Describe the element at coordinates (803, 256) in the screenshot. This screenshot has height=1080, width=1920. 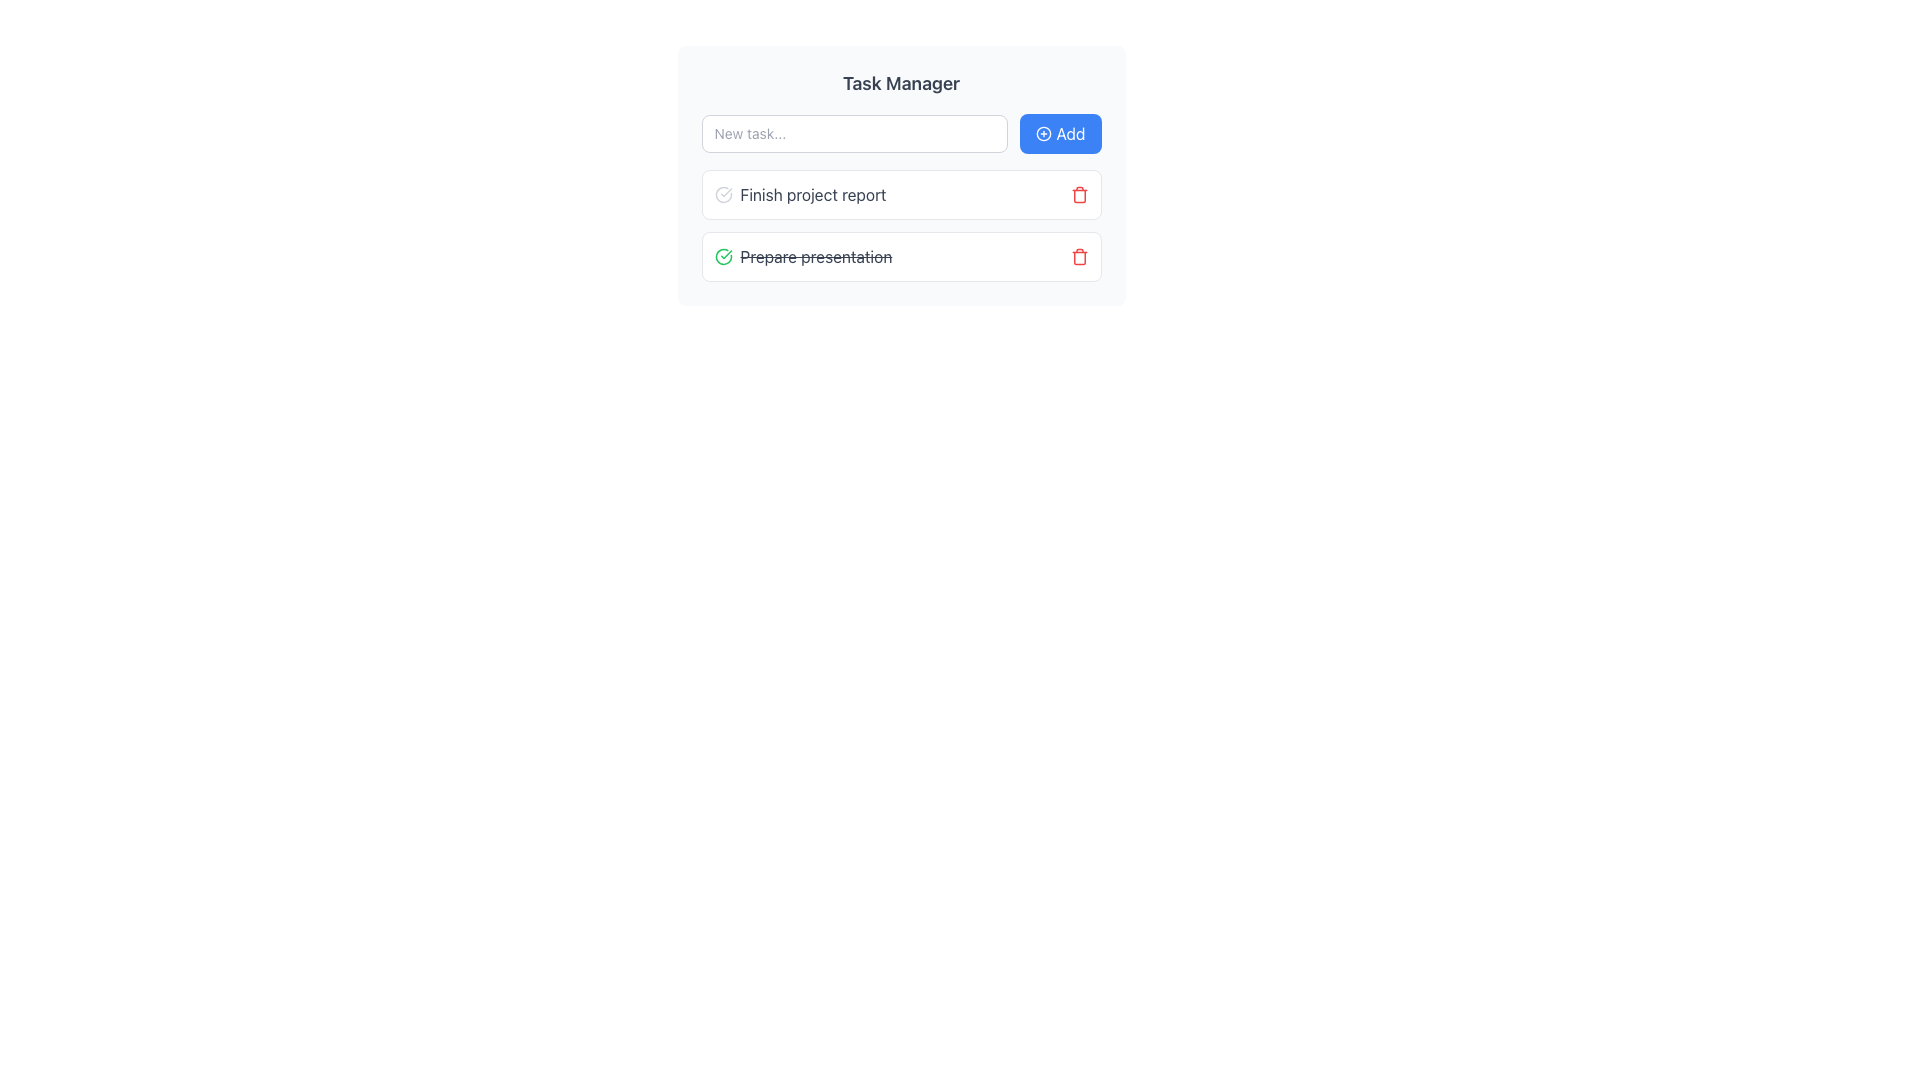
I see `the completed task item in the task list, which is marked with a strikethrough and a green check icon, located beneath 'Finish project report'` at that location.